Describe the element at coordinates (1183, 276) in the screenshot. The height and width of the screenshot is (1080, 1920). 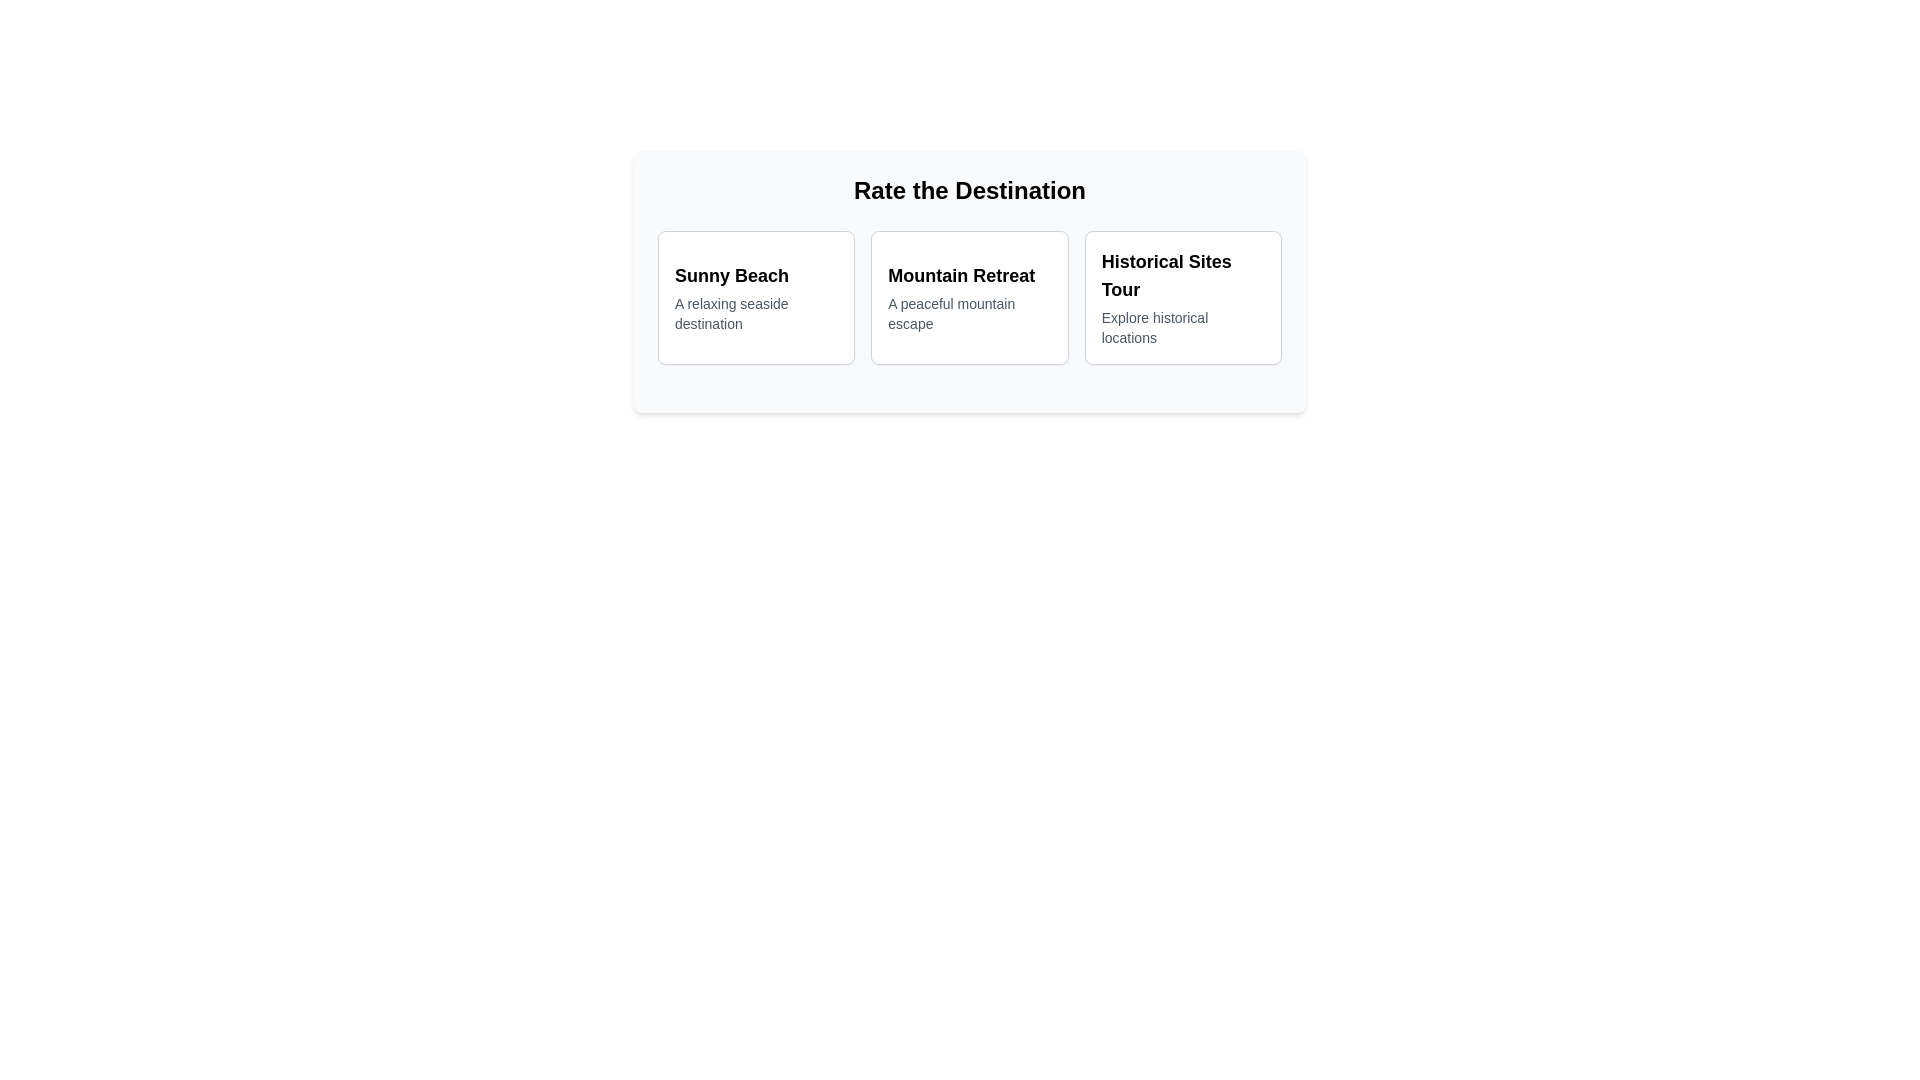
I see `textual header 'Historical Sites Tour' which is a bold and large font title located at the top of the third card under 'Rate the Destination'` at that location.